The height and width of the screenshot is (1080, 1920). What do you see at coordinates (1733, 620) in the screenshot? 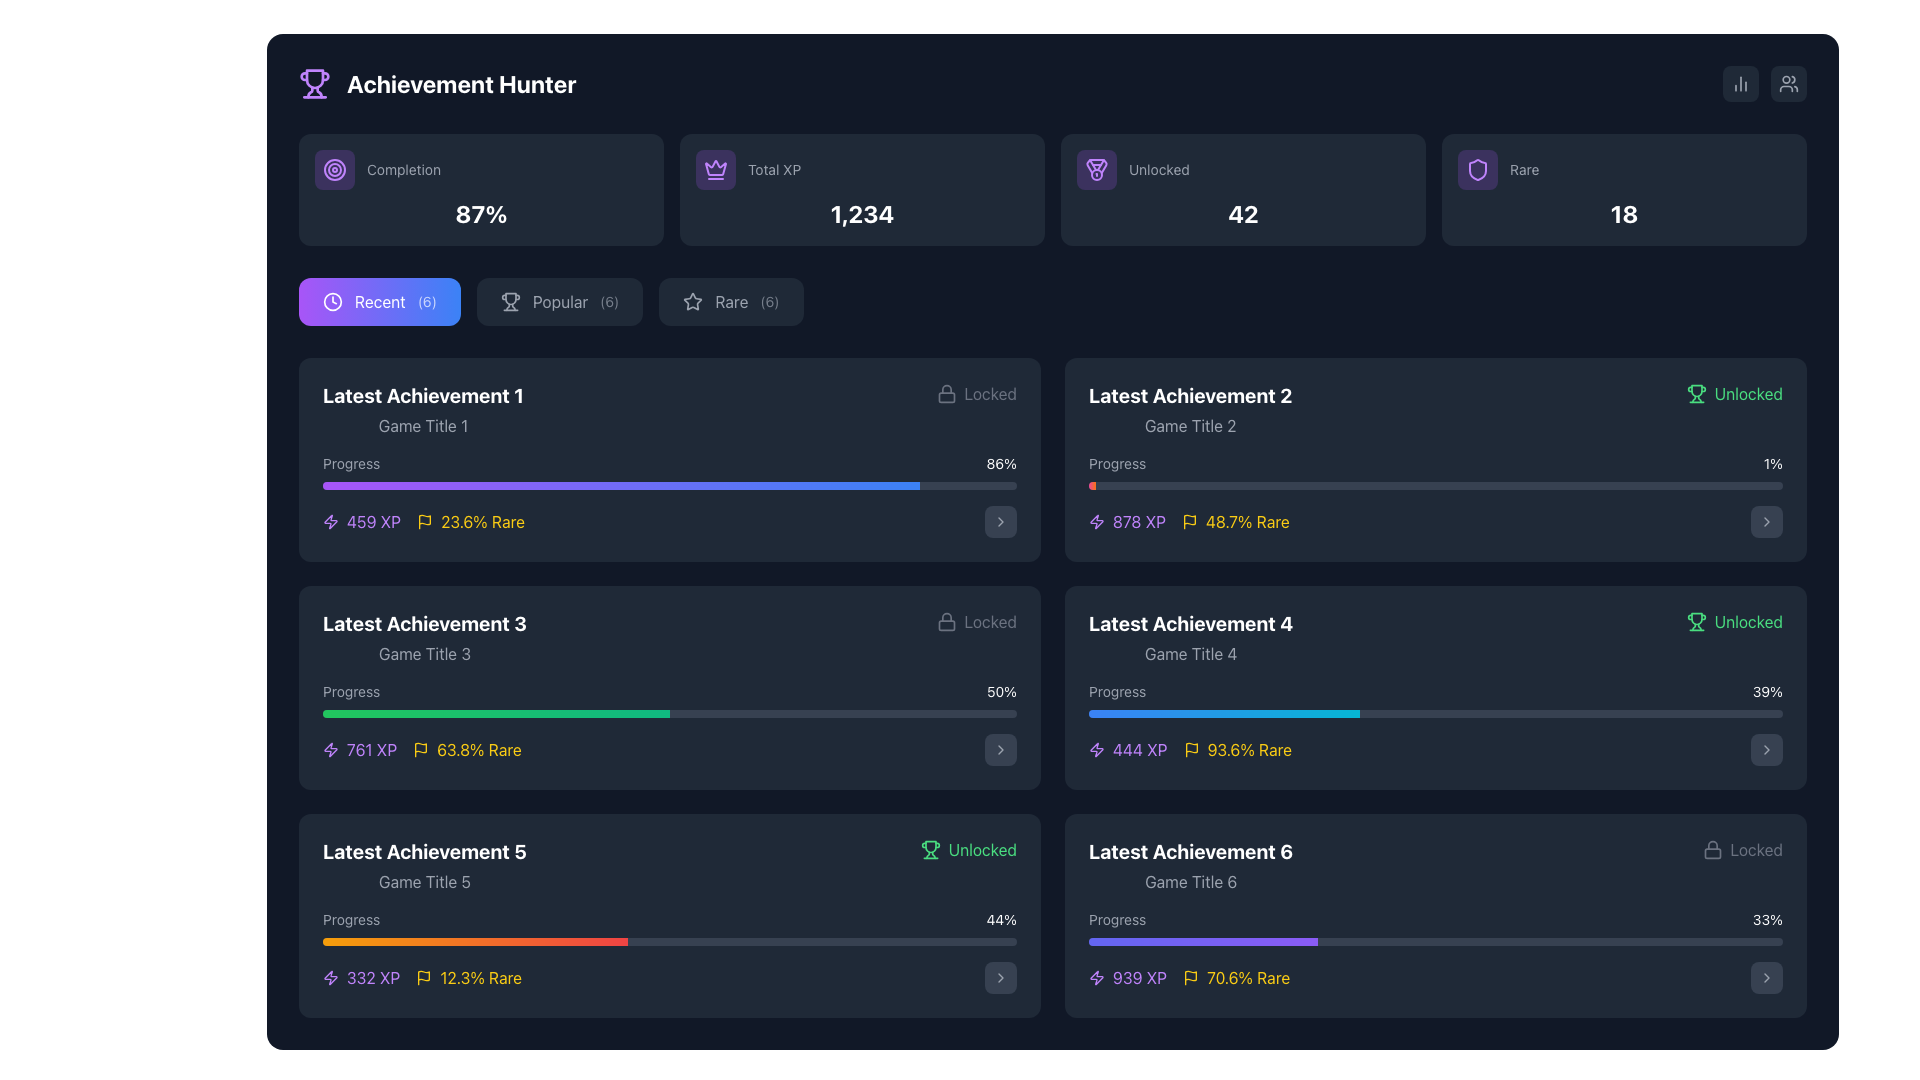
I see `the status indicator label with icon that signifies the achievement progress in the 'Latest Achievement 4' section, located at the top-right corner of the section` at bounding box center [1733, 620].